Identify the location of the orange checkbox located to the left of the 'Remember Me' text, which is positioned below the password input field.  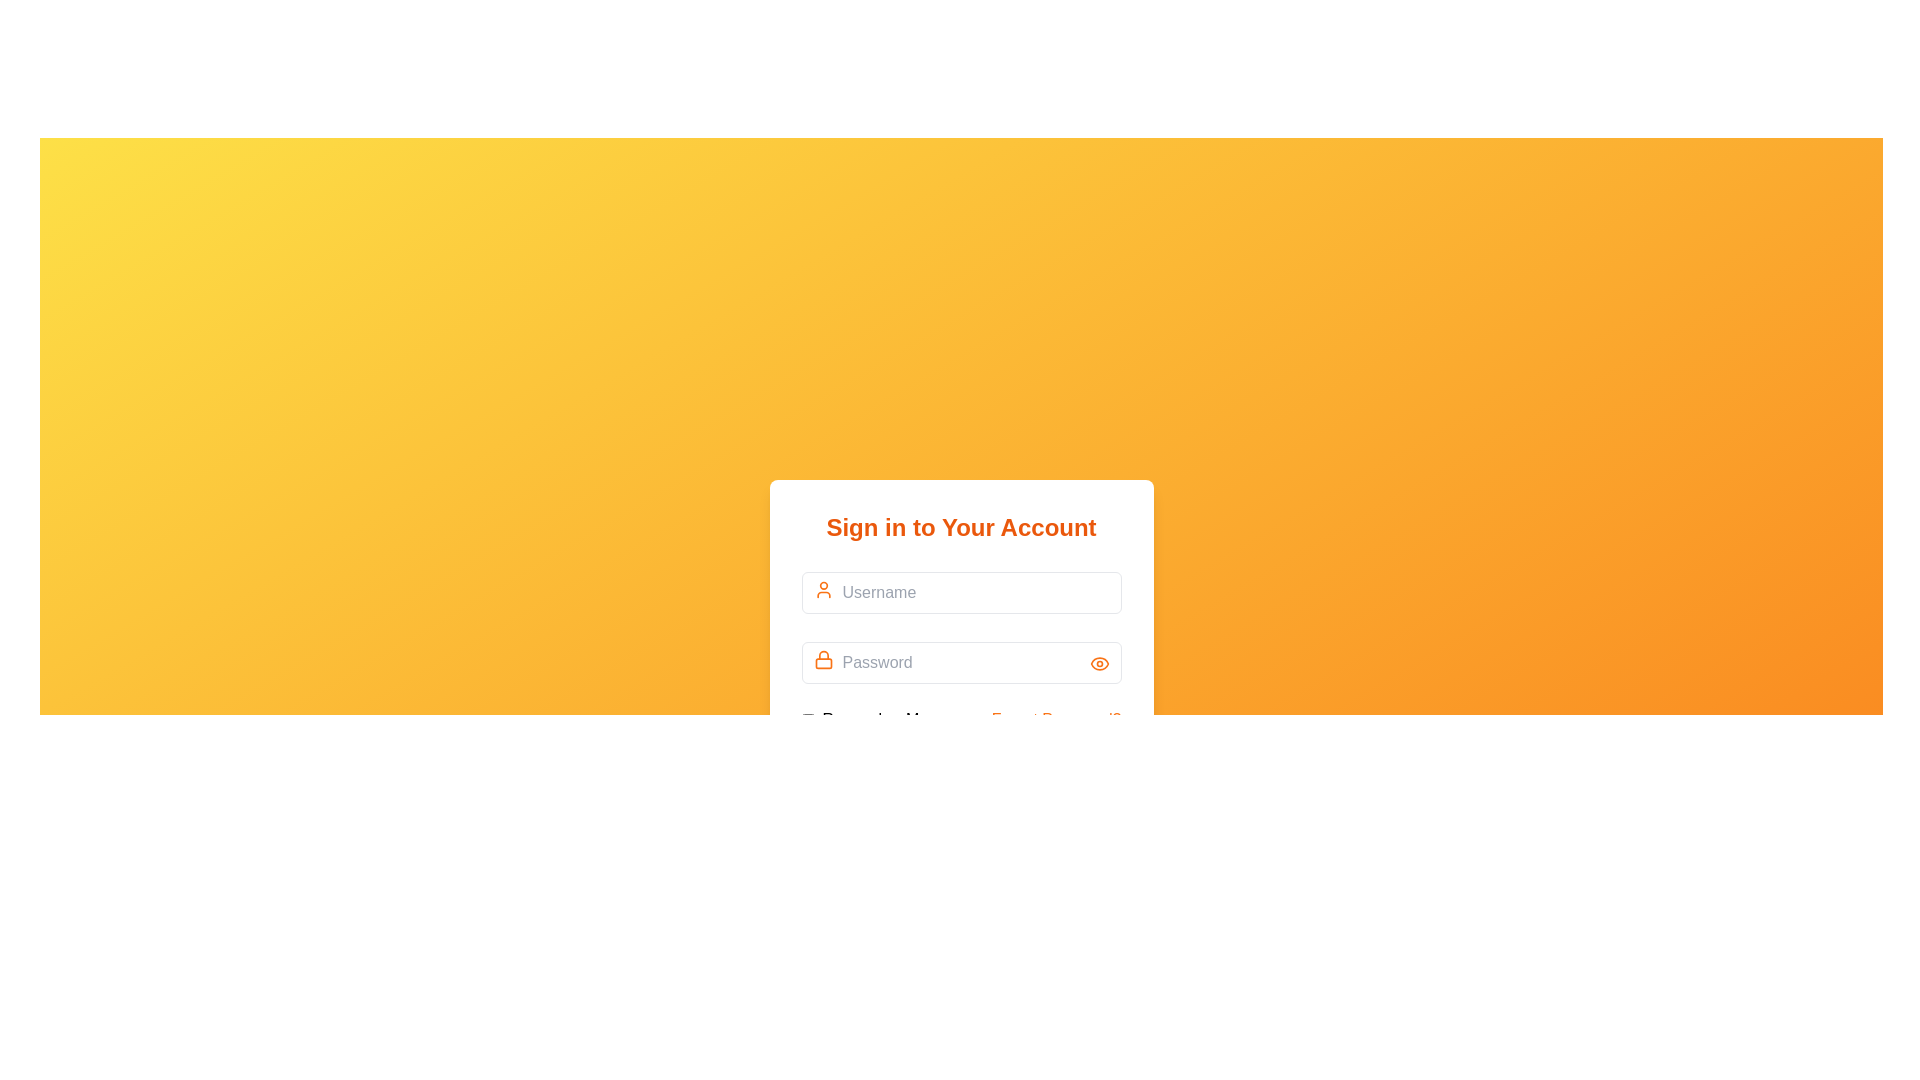
(807, 720).